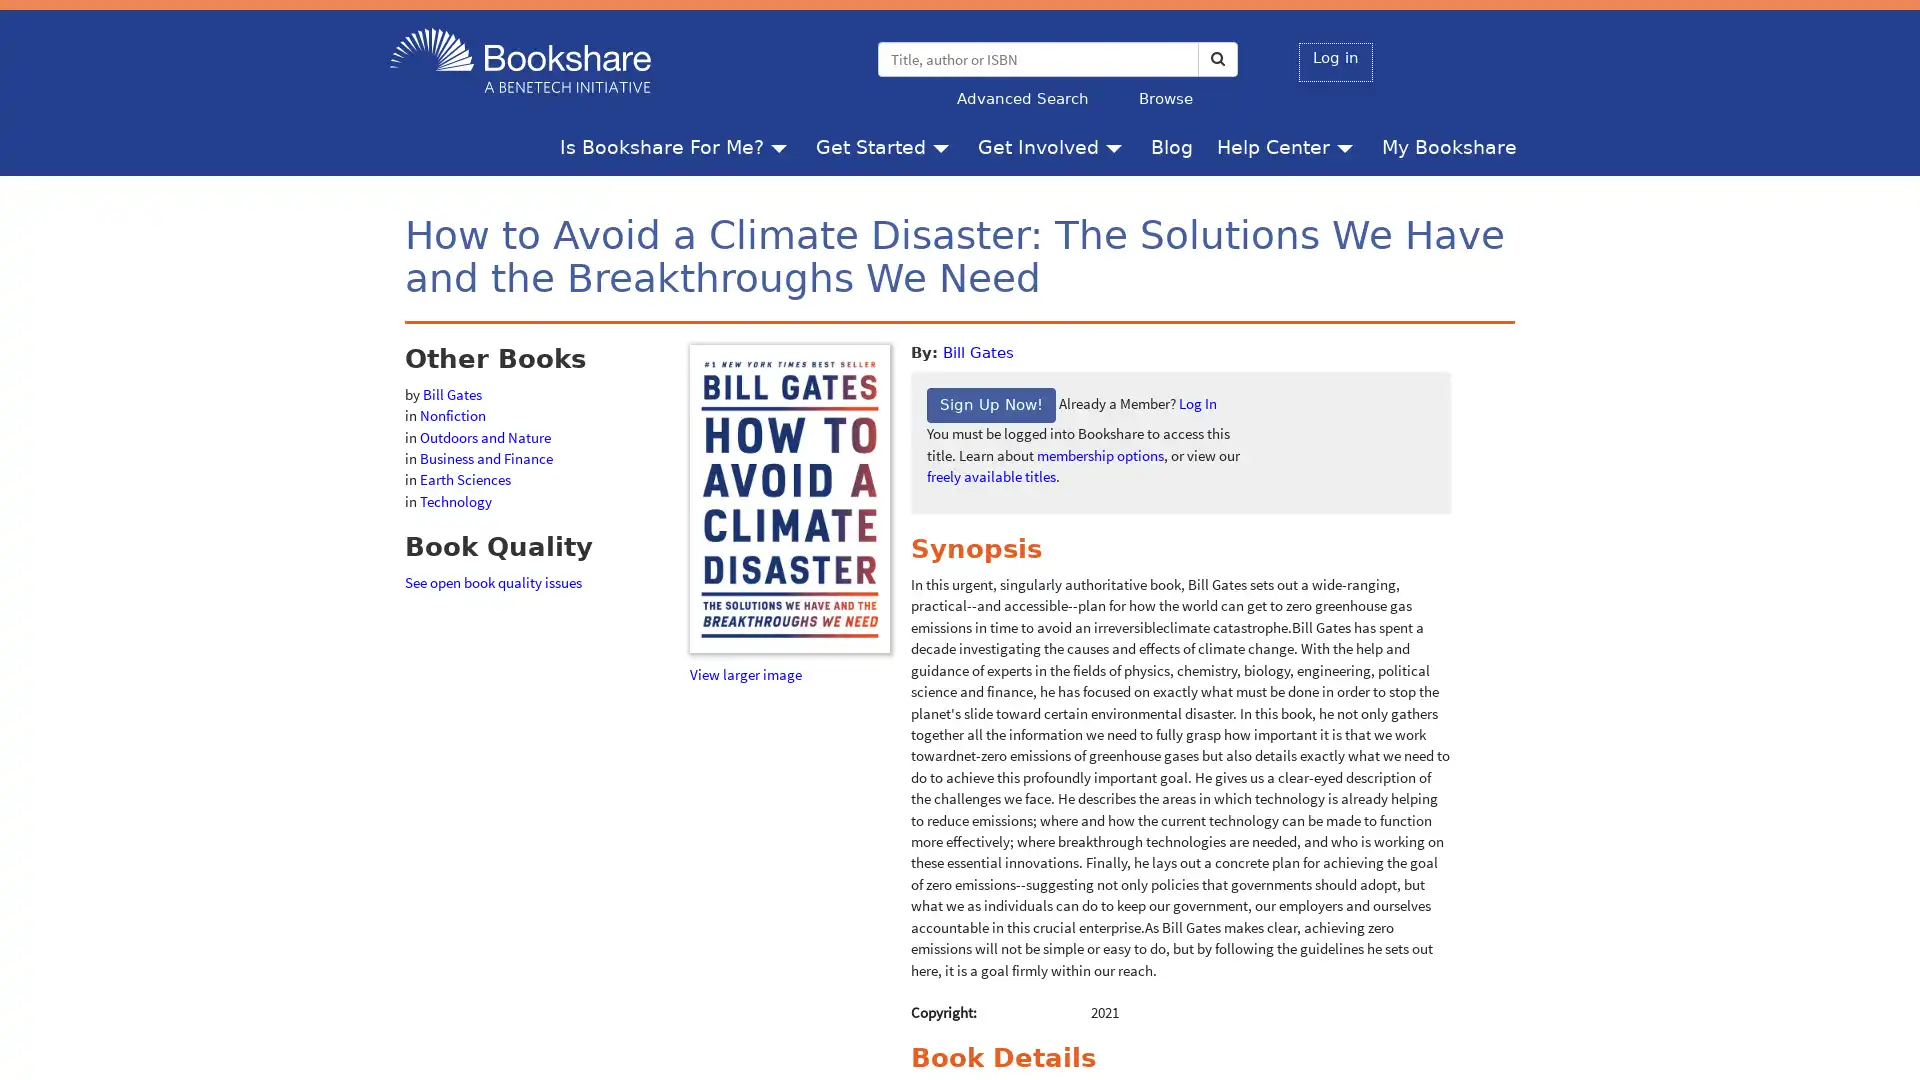 The image size is (1920, 1080). I want to click on Search, so click(1216, 57).